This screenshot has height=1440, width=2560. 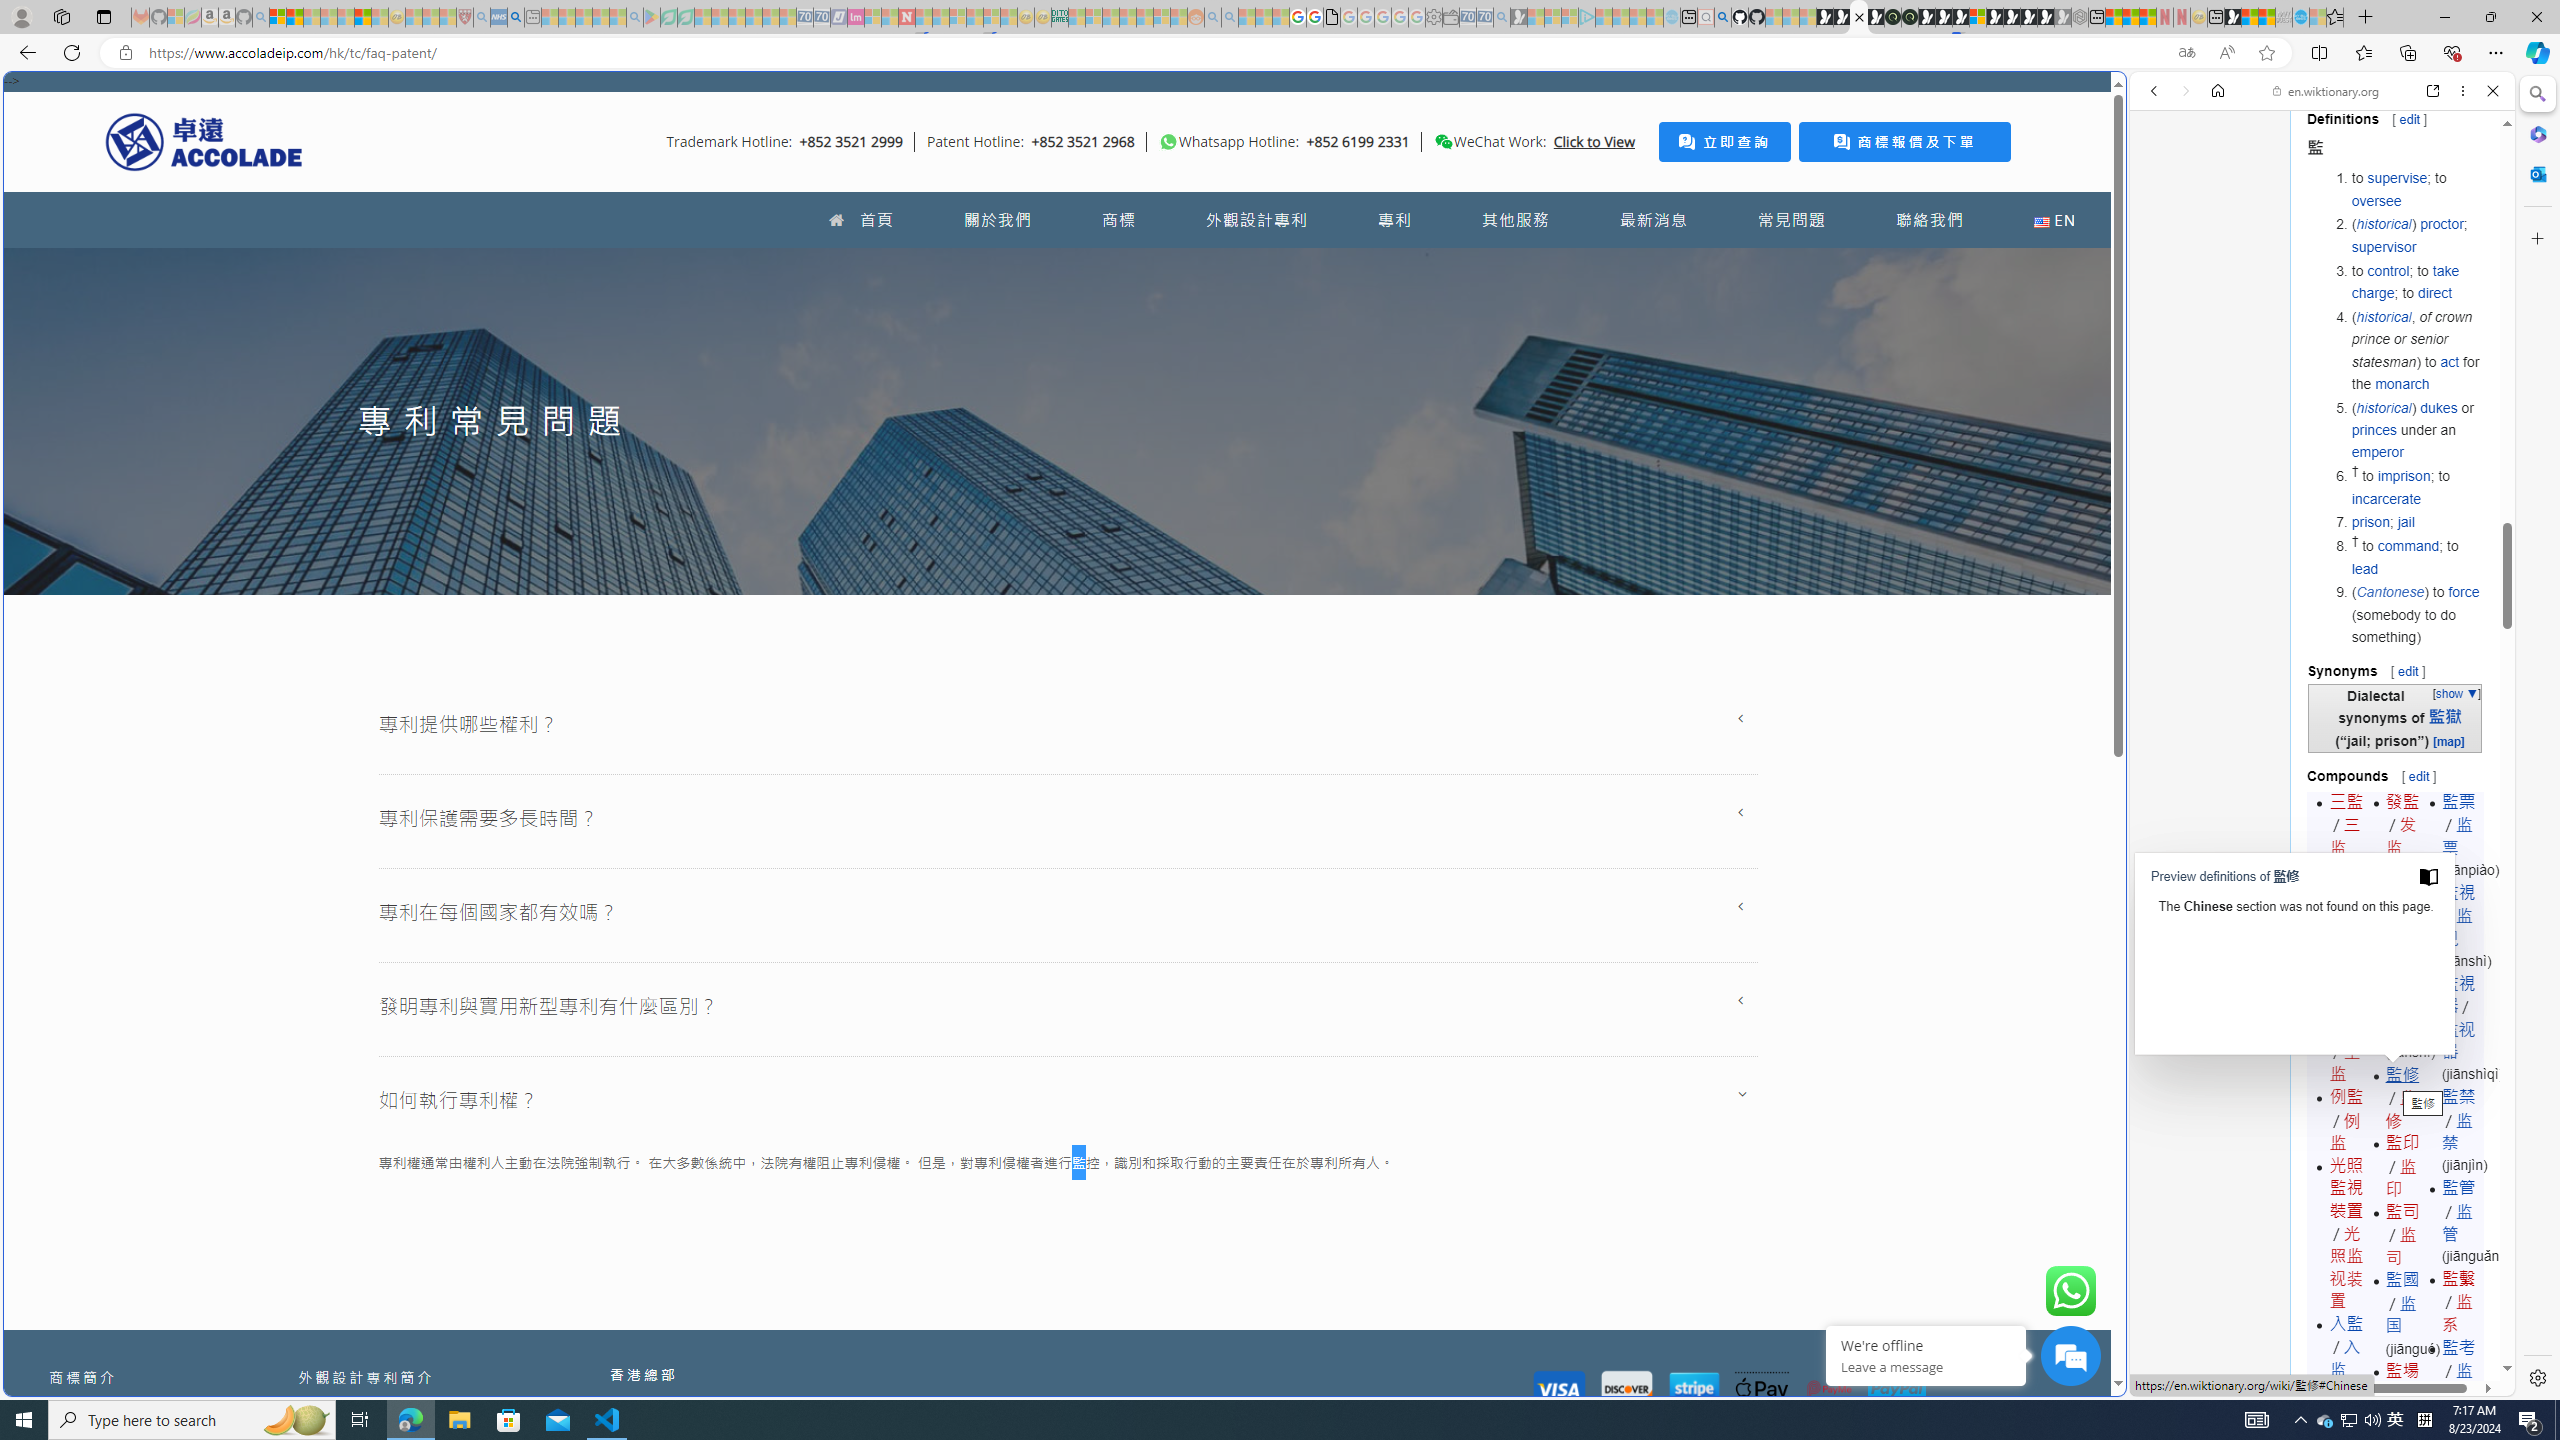 What do you see at coordinates (2416, 235) in the screenshot?
I see `'(historical) proctor; supervisor'` at bounding box center [2416, 235].